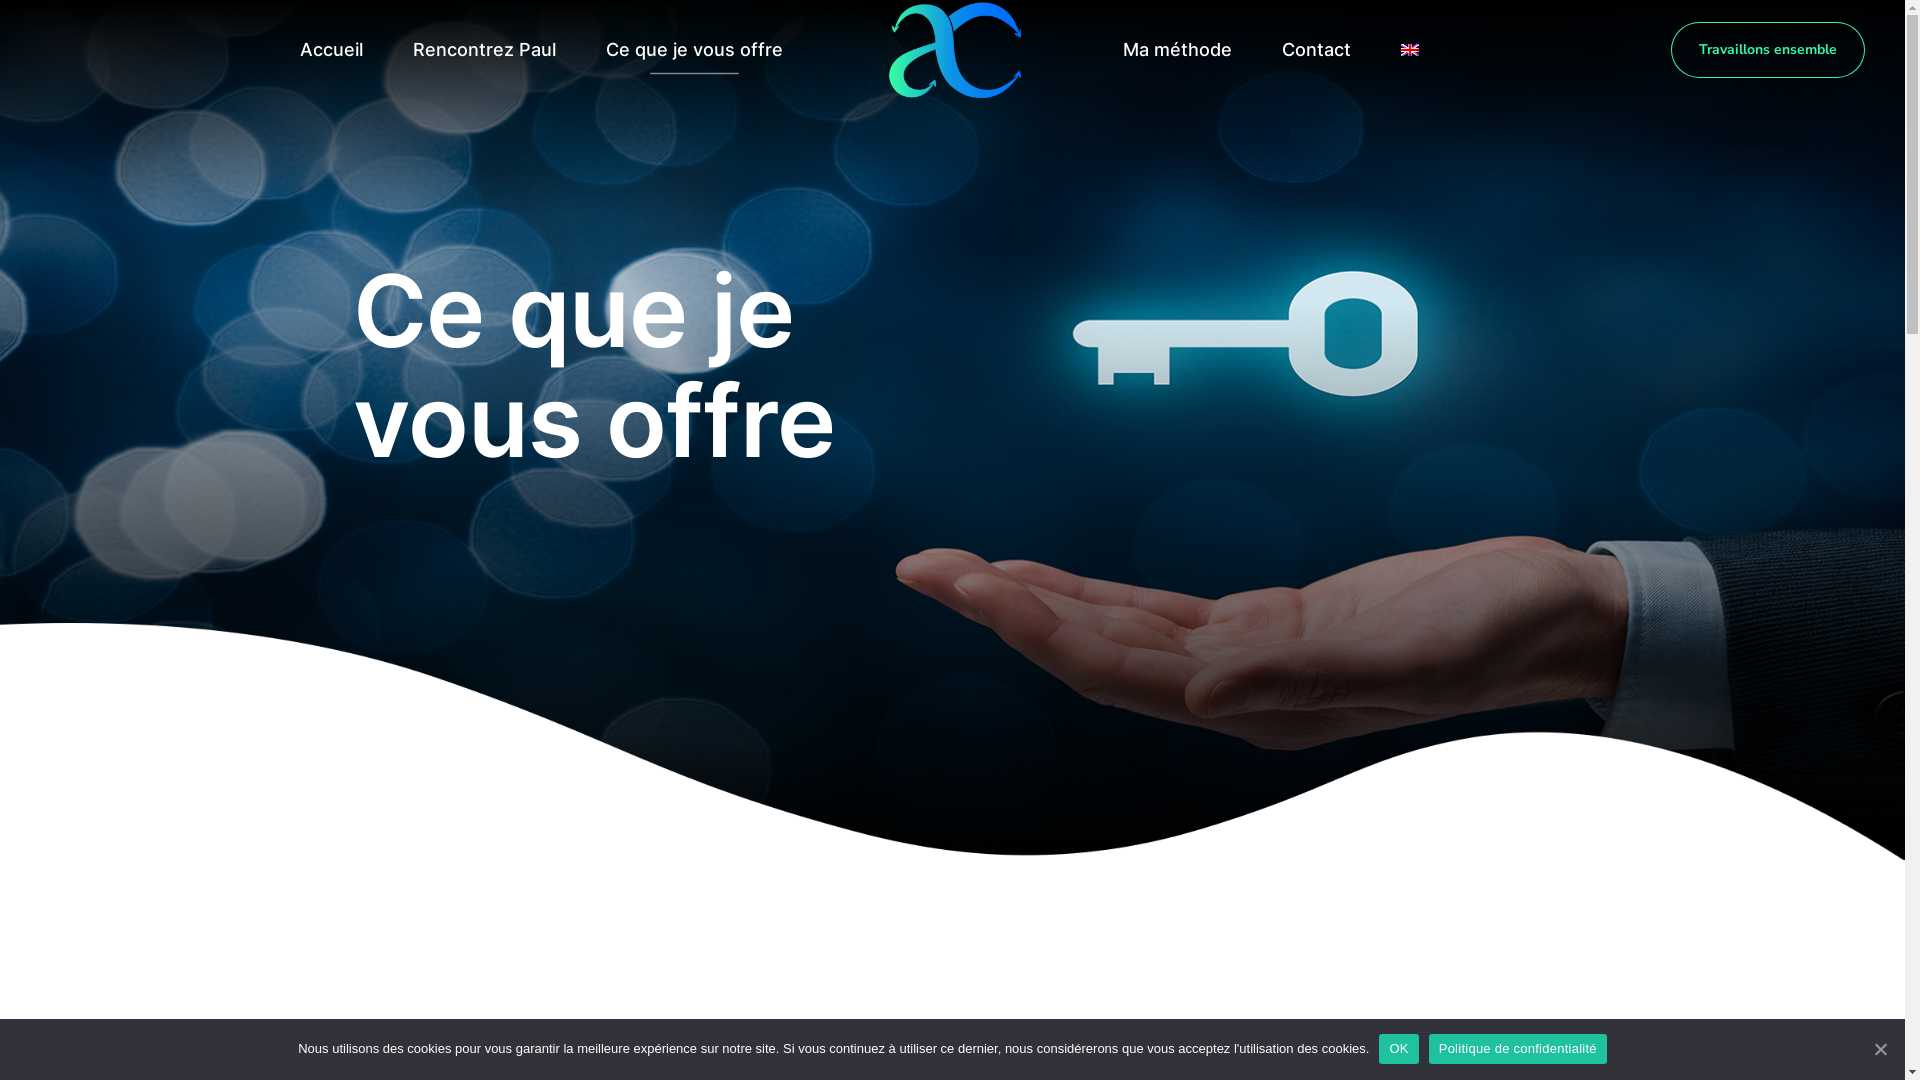  I want to click on 'Rencontrez Paul', so click(483, 49).